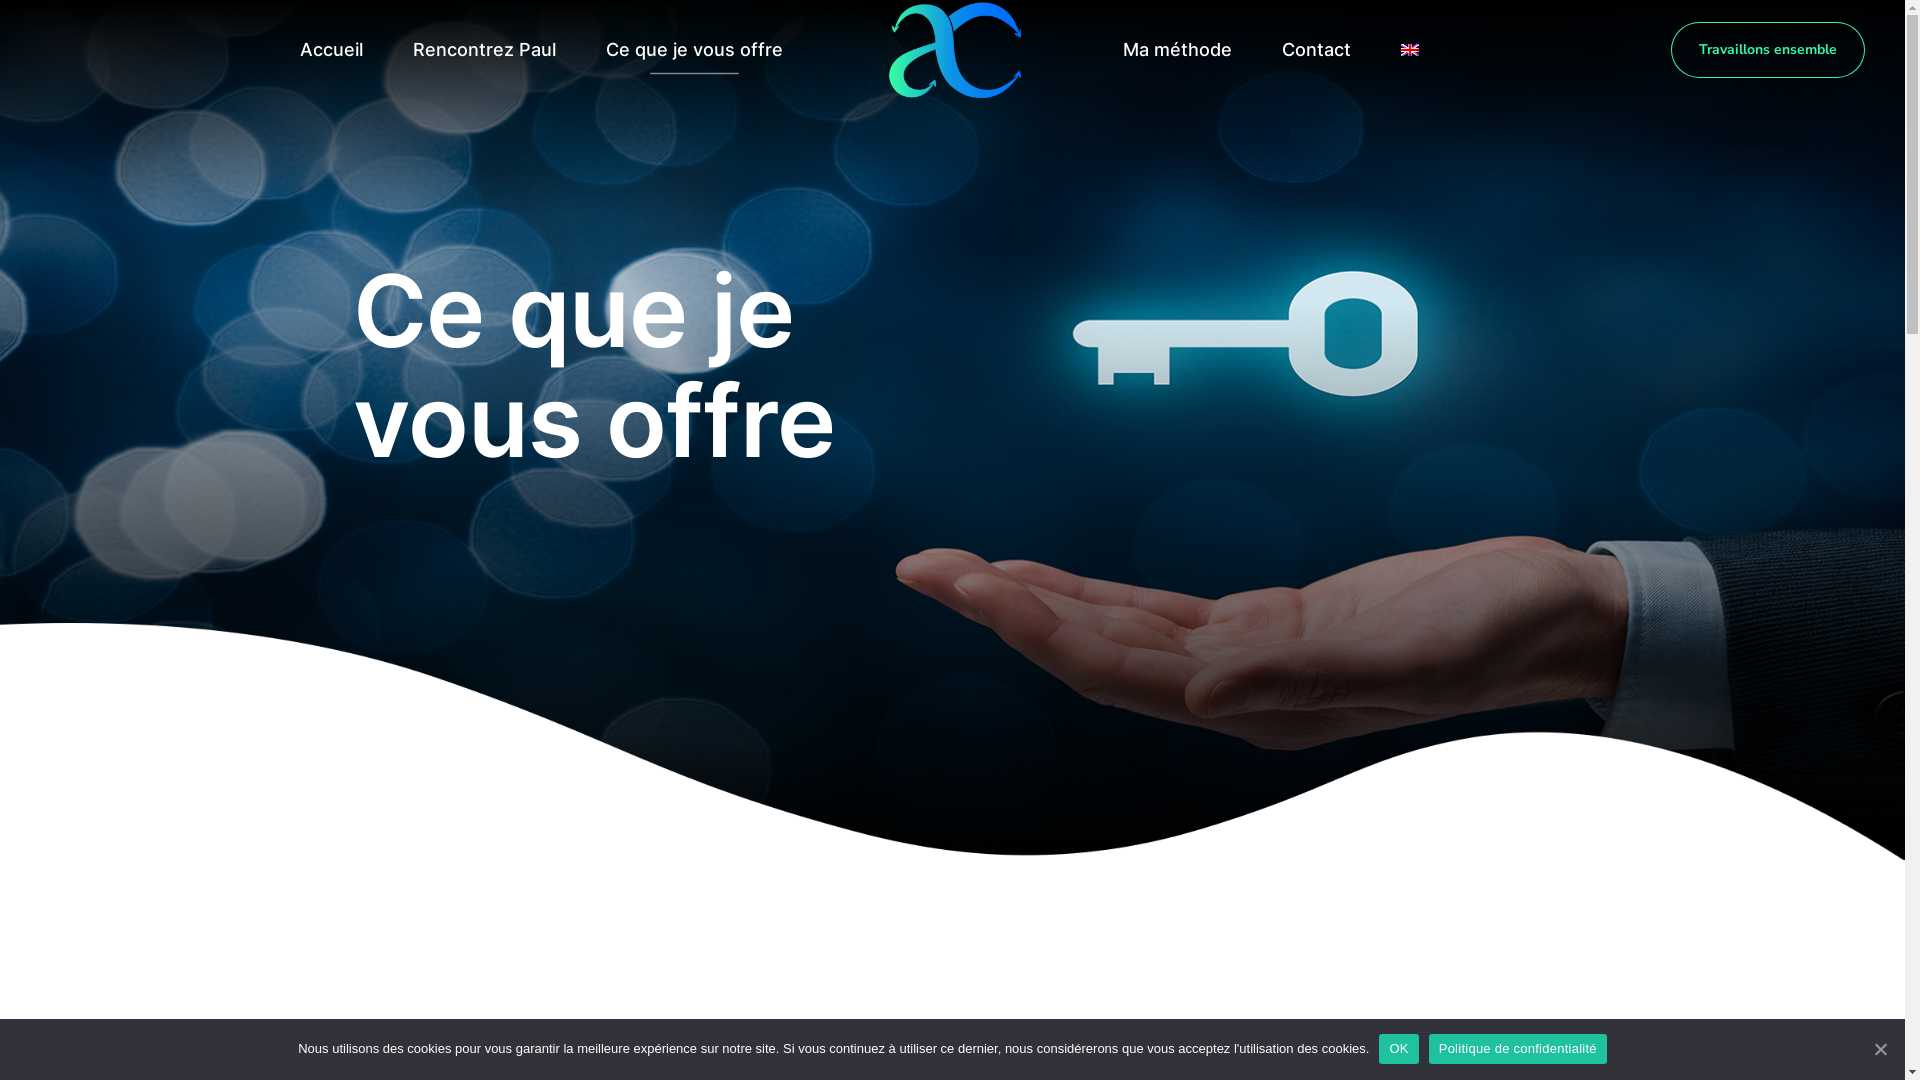  I want to click on 'Rencontrez Paul', so click(483, 49).